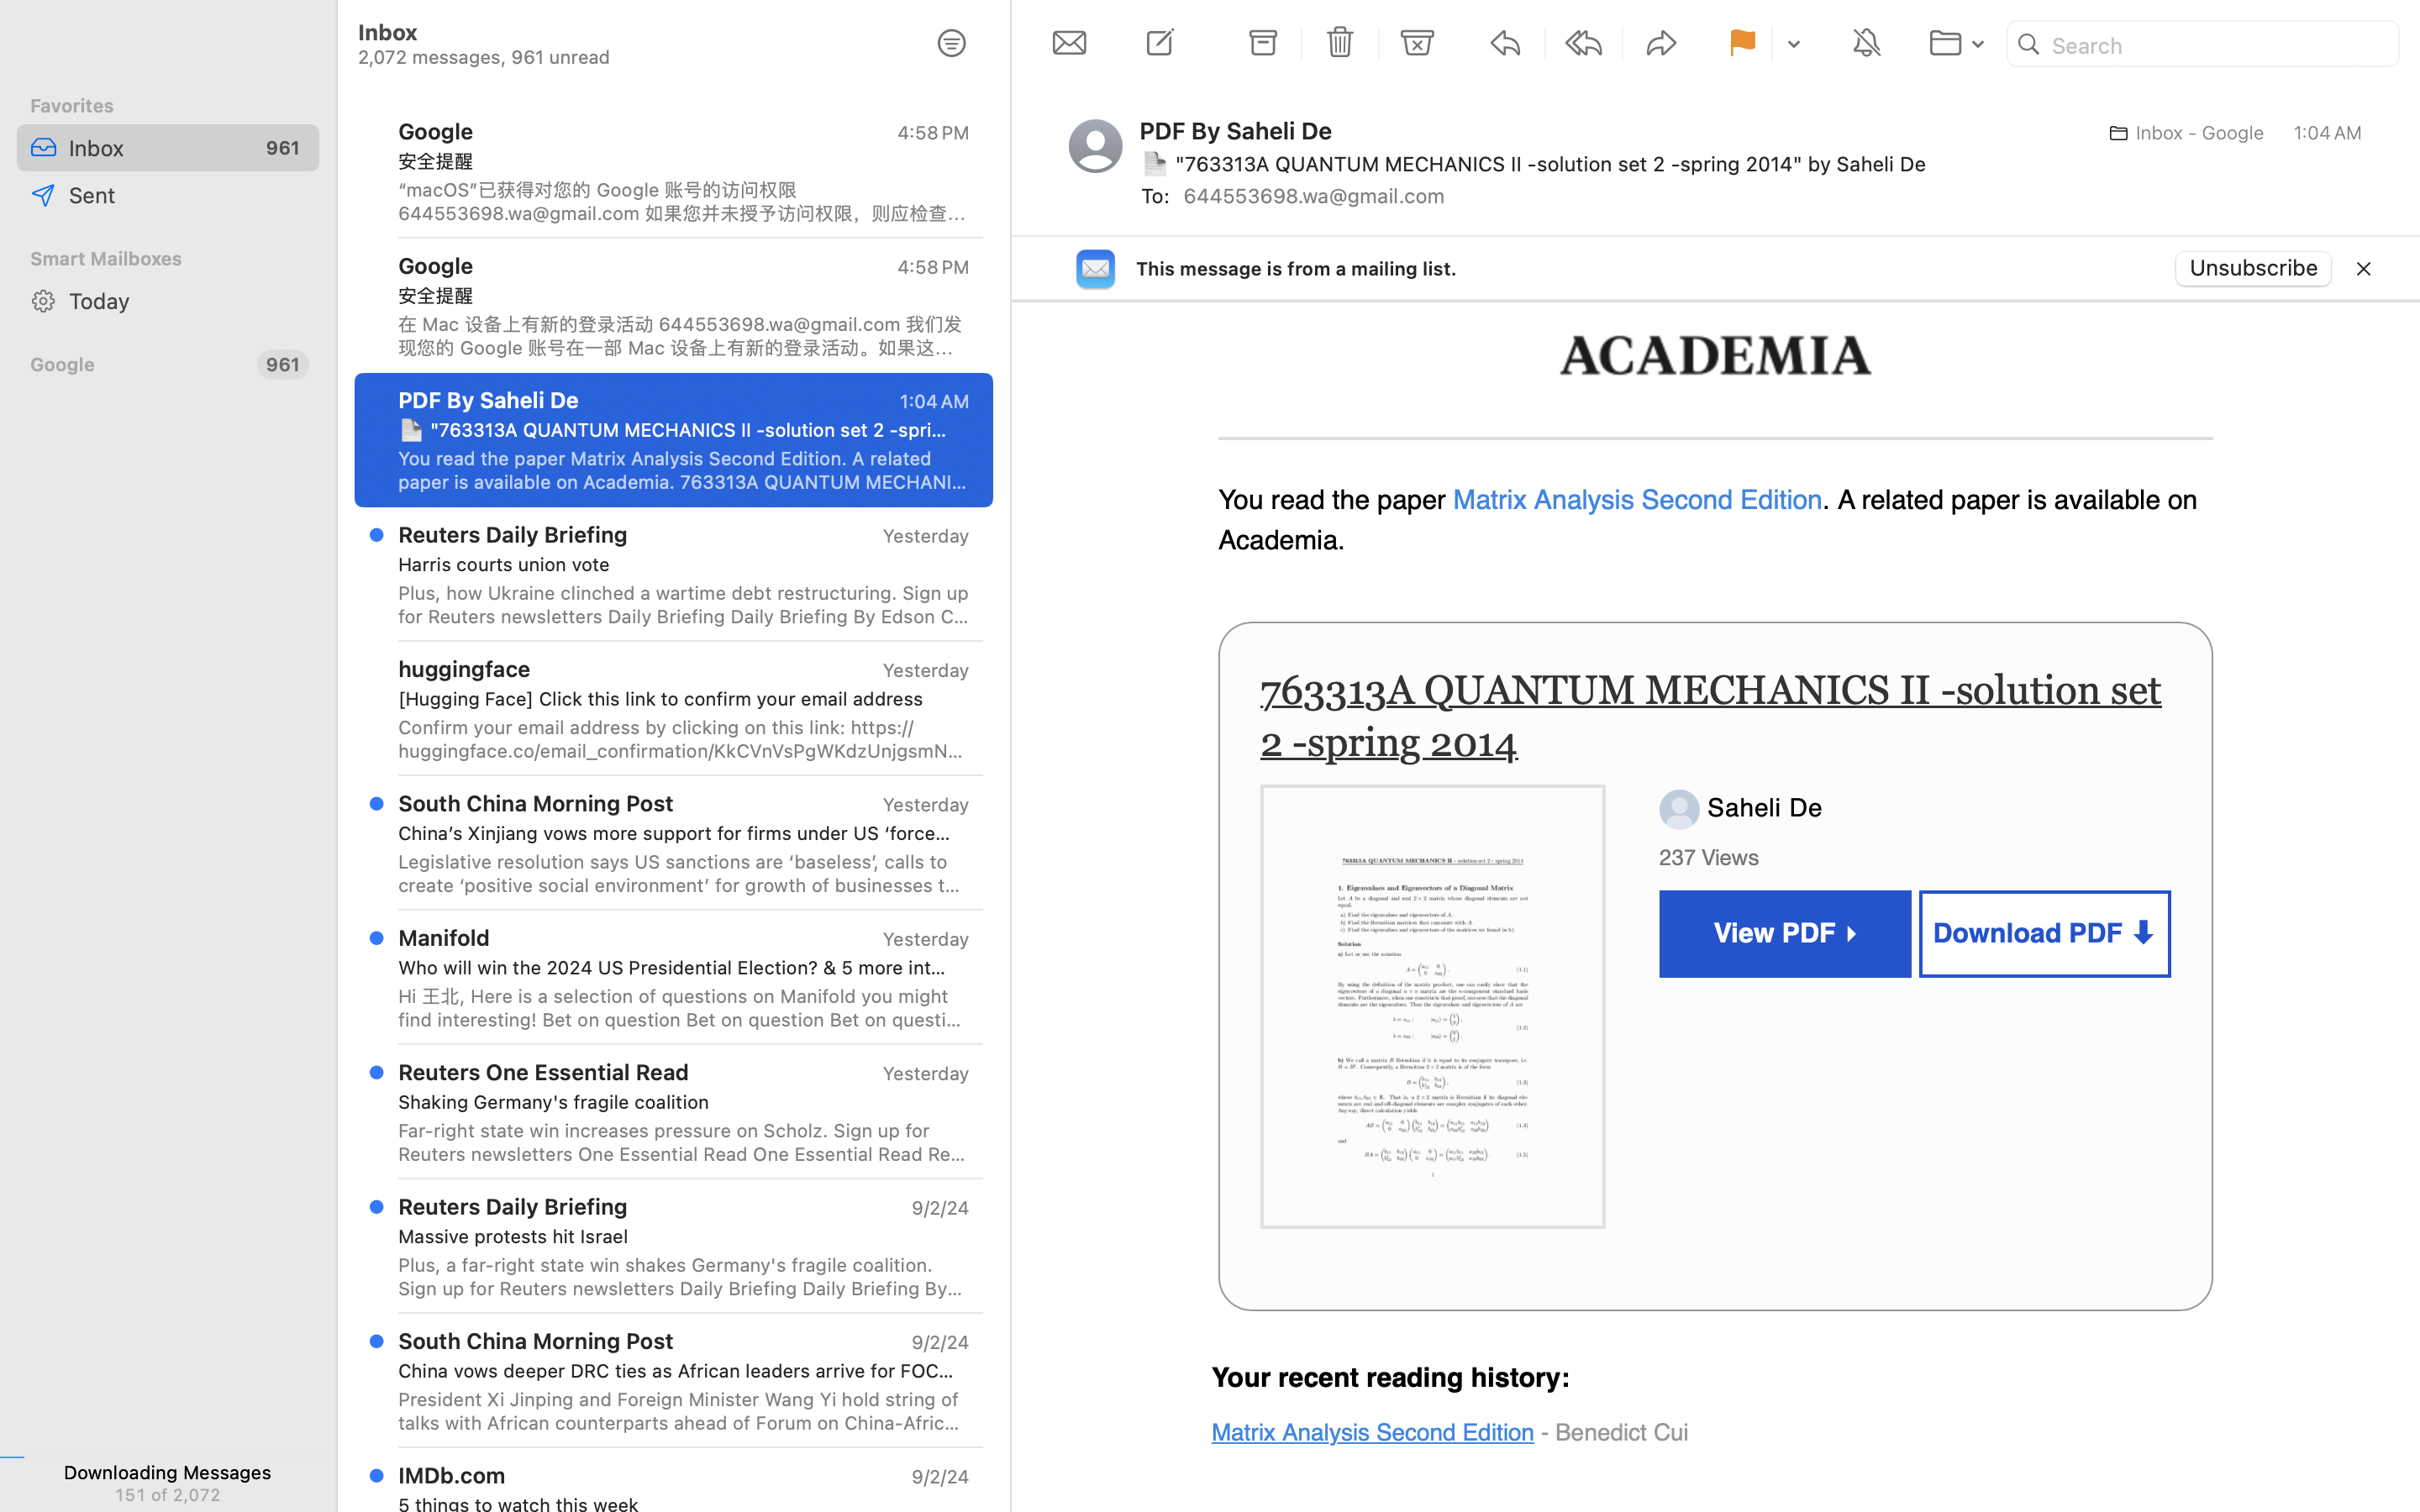 This screenshot has width=2420, height=1512. Describe the element at coordinates (676, 832) in the screenshot. I see `'China’s Xinjiang vows more support for firms under US ‘forced labour’ sanctions'` at that location.